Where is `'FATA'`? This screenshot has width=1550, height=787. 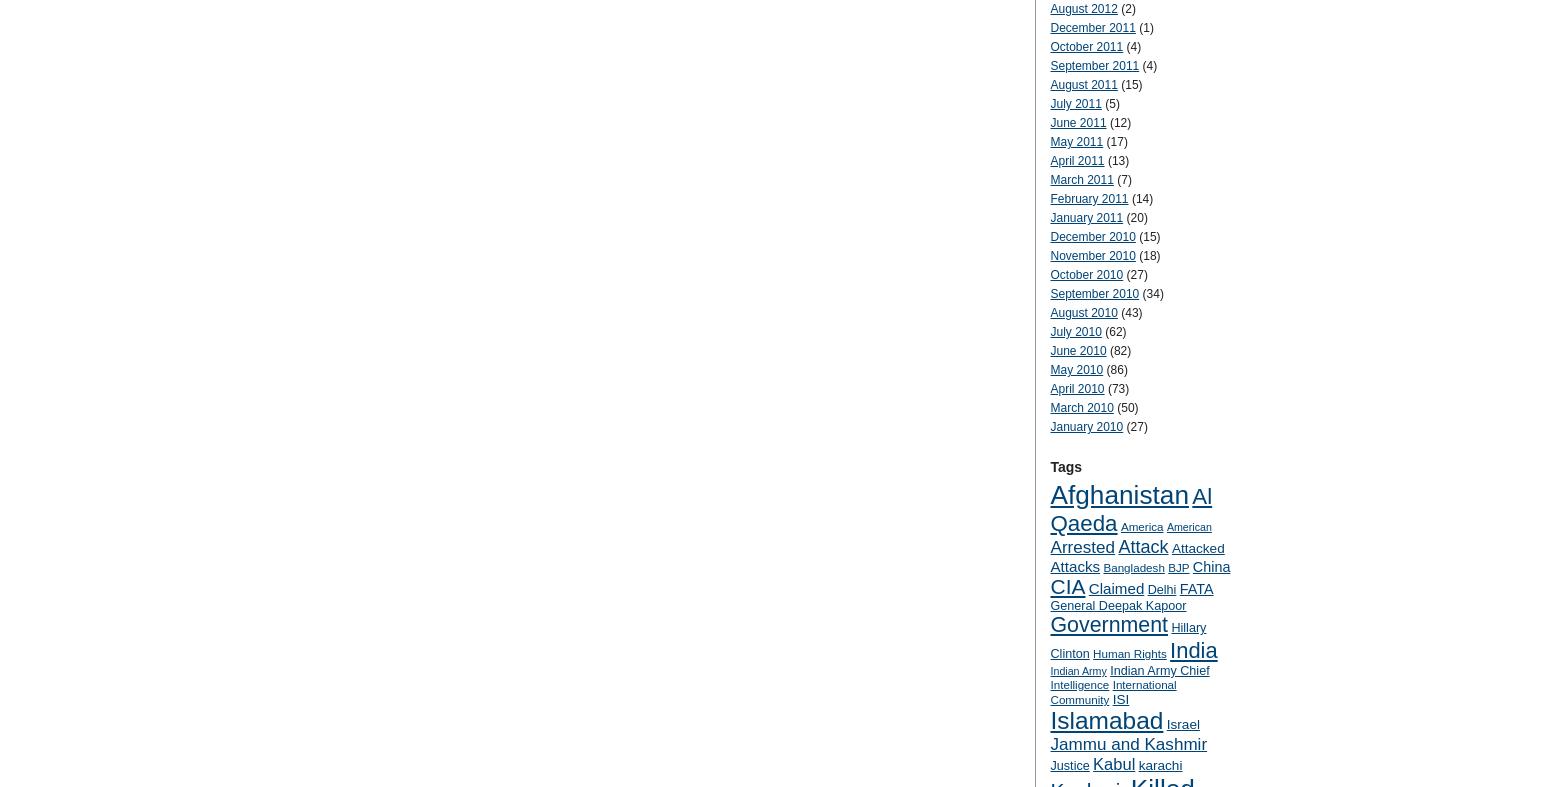
'FATA' is located at coordinates (1195, 587).